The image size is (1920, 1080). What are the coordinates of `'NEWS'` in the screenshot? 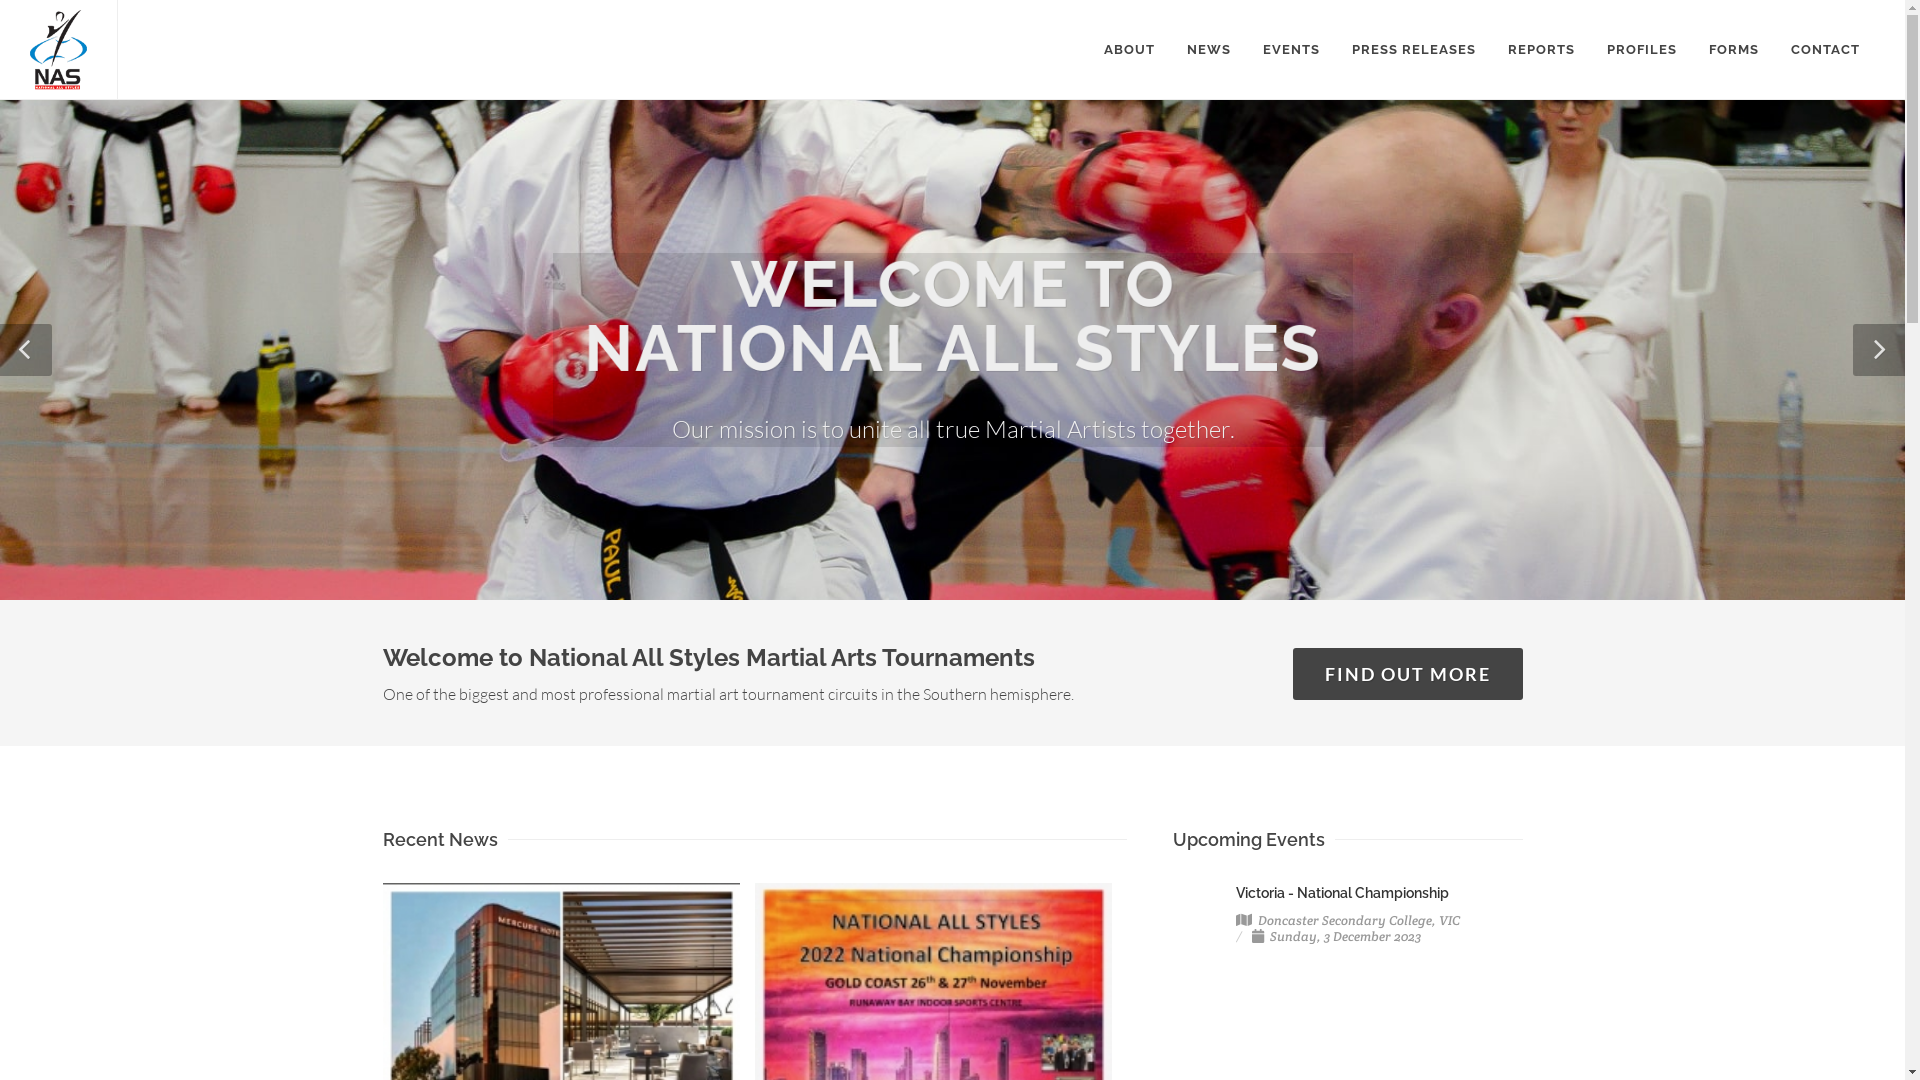 It's located at (1208, 49).